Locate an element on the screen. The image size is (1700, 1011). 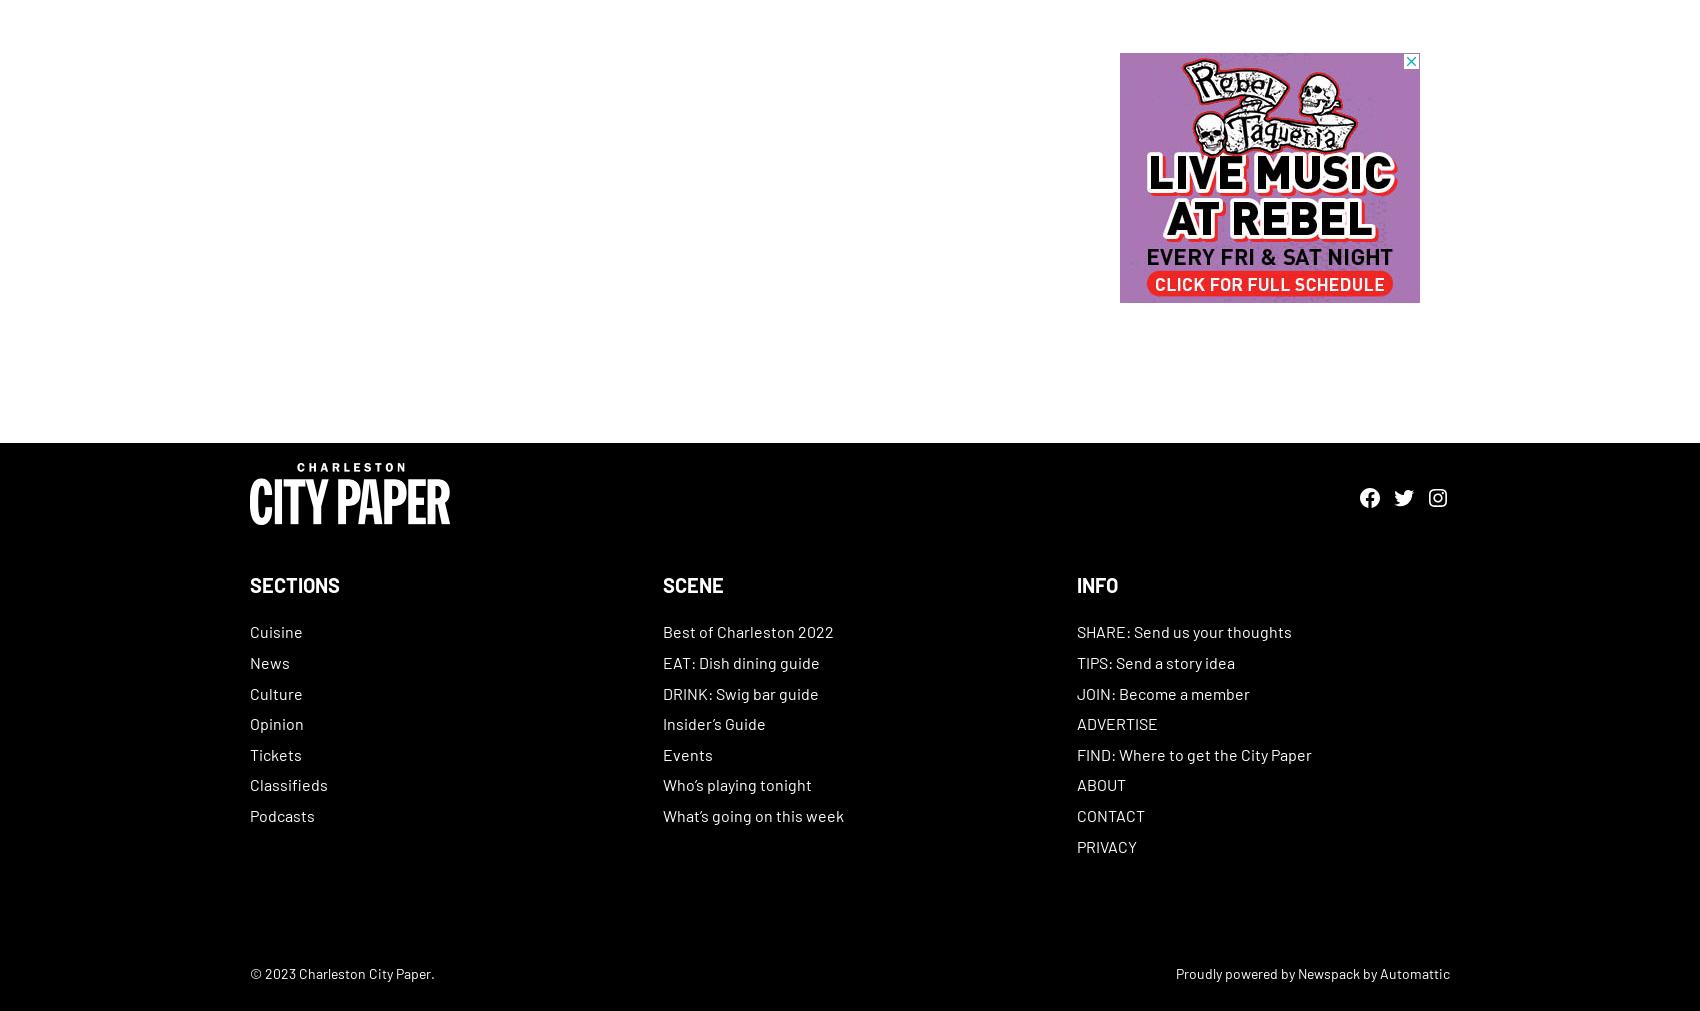
'ABOUT' is located at coordinates (1075, 783).